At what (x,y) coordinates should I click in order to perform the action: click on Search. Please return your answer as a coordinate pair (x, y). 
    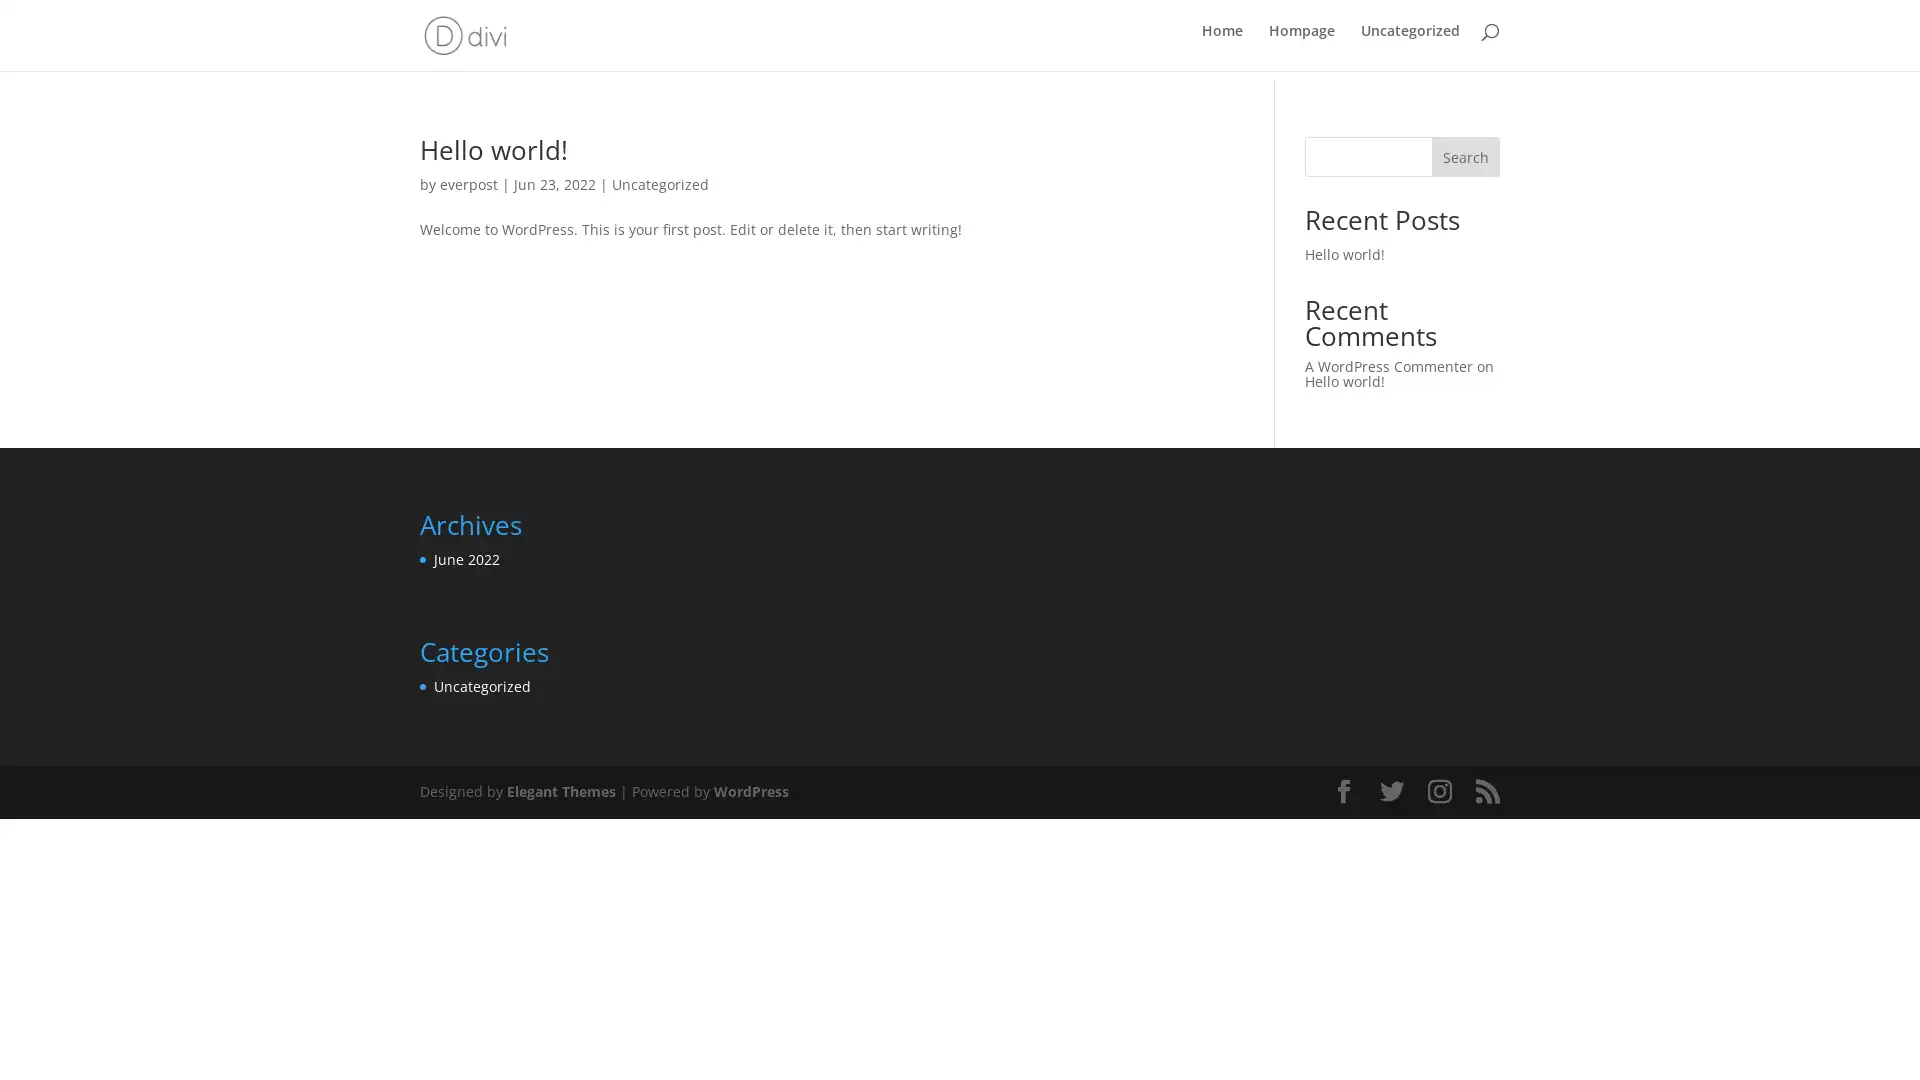
    Looking at the image, I should click on (1465, 152).